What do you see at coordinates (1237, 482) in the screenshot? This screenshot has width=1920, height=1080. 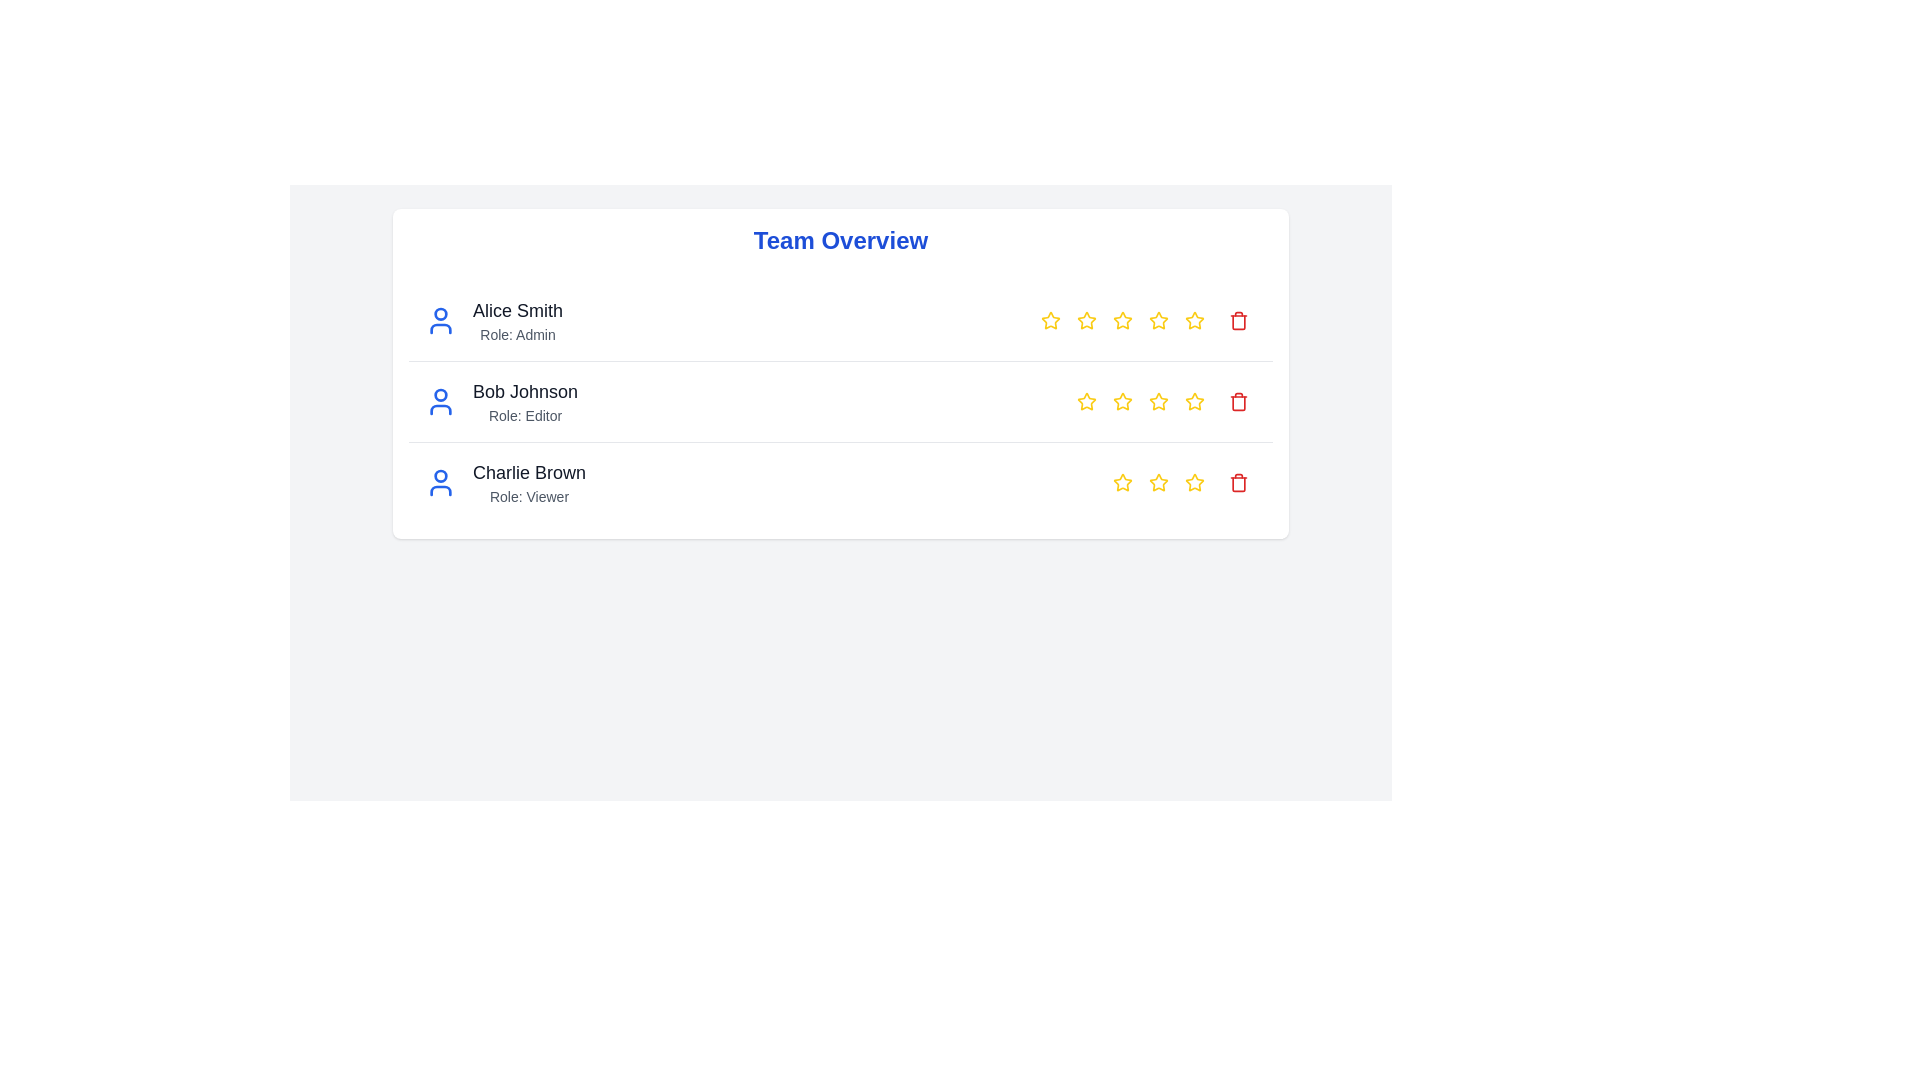 I see `the delete icon located at the far right of the third list item in the 'Team Overview' section to initiate the deletion process` at bounding box center [1237, 482].